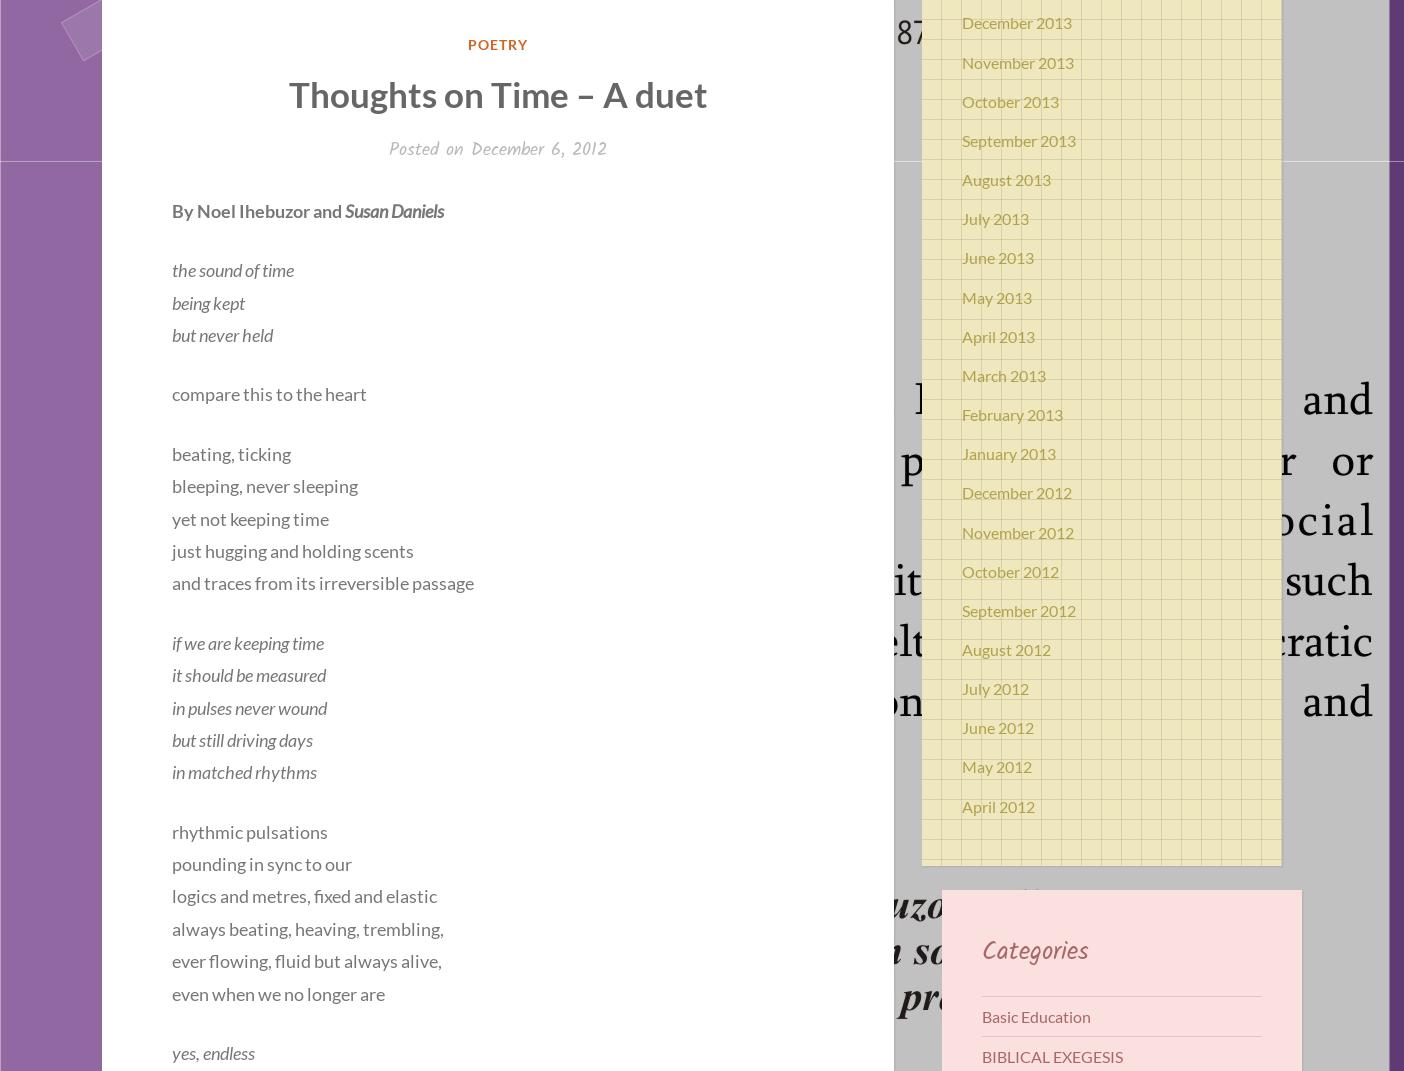 The image size is (1404, 1071). I want to click on 'in pulses never wound', so click(249, 706).